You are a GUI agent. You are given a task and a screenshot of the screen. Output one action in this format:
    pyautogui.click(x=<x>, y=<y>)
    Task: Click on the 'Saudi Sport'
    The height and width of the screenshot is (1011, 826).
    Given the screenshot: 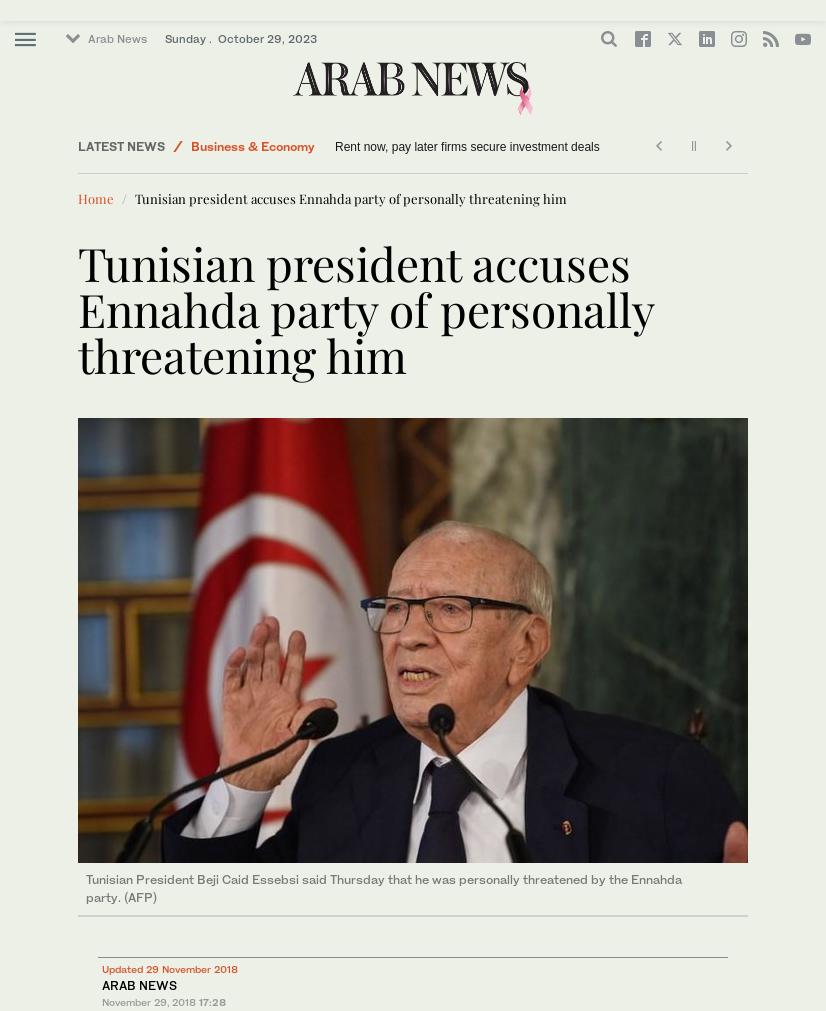 What is the action you would take?
    pyautogui.click(x=224, y=85)
    